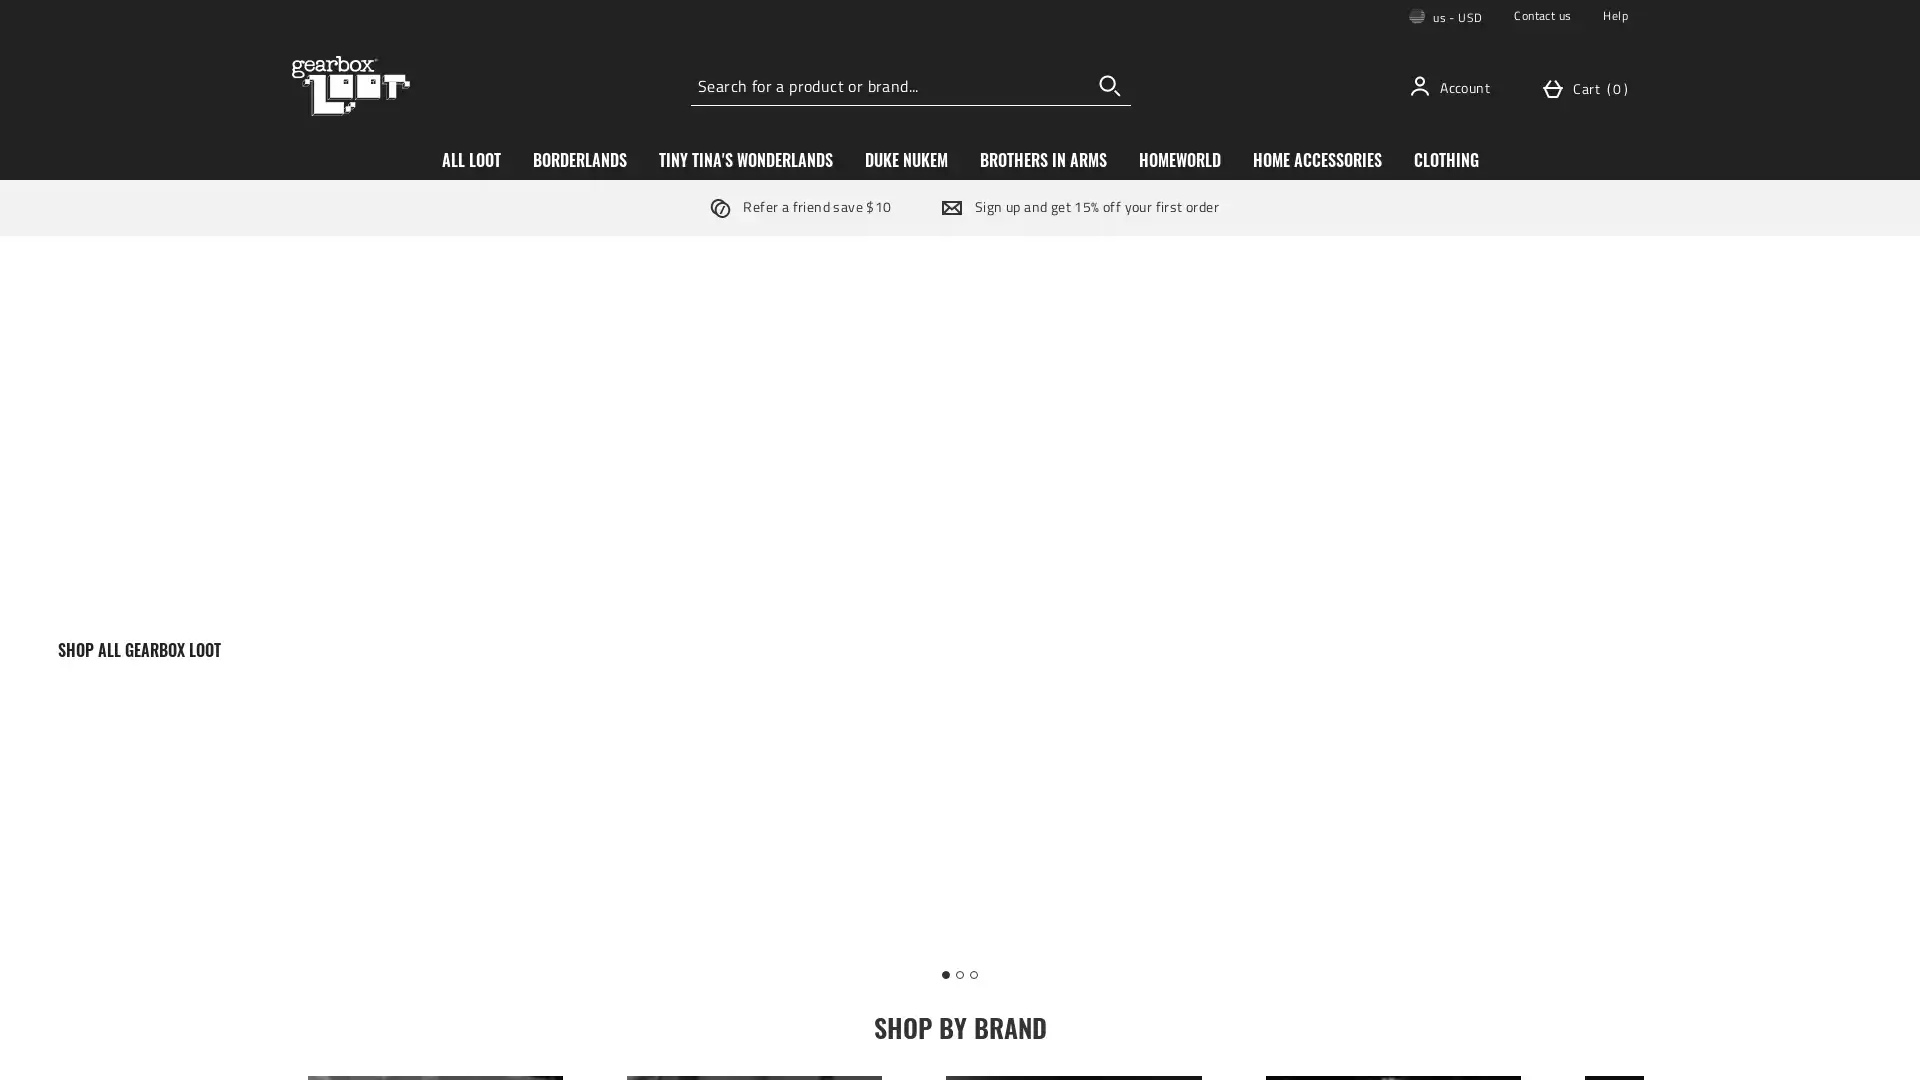  What do you see at coordinates (1109, 84) in the screenshot?
I see `Start search` at bounding box center [1109, 84].